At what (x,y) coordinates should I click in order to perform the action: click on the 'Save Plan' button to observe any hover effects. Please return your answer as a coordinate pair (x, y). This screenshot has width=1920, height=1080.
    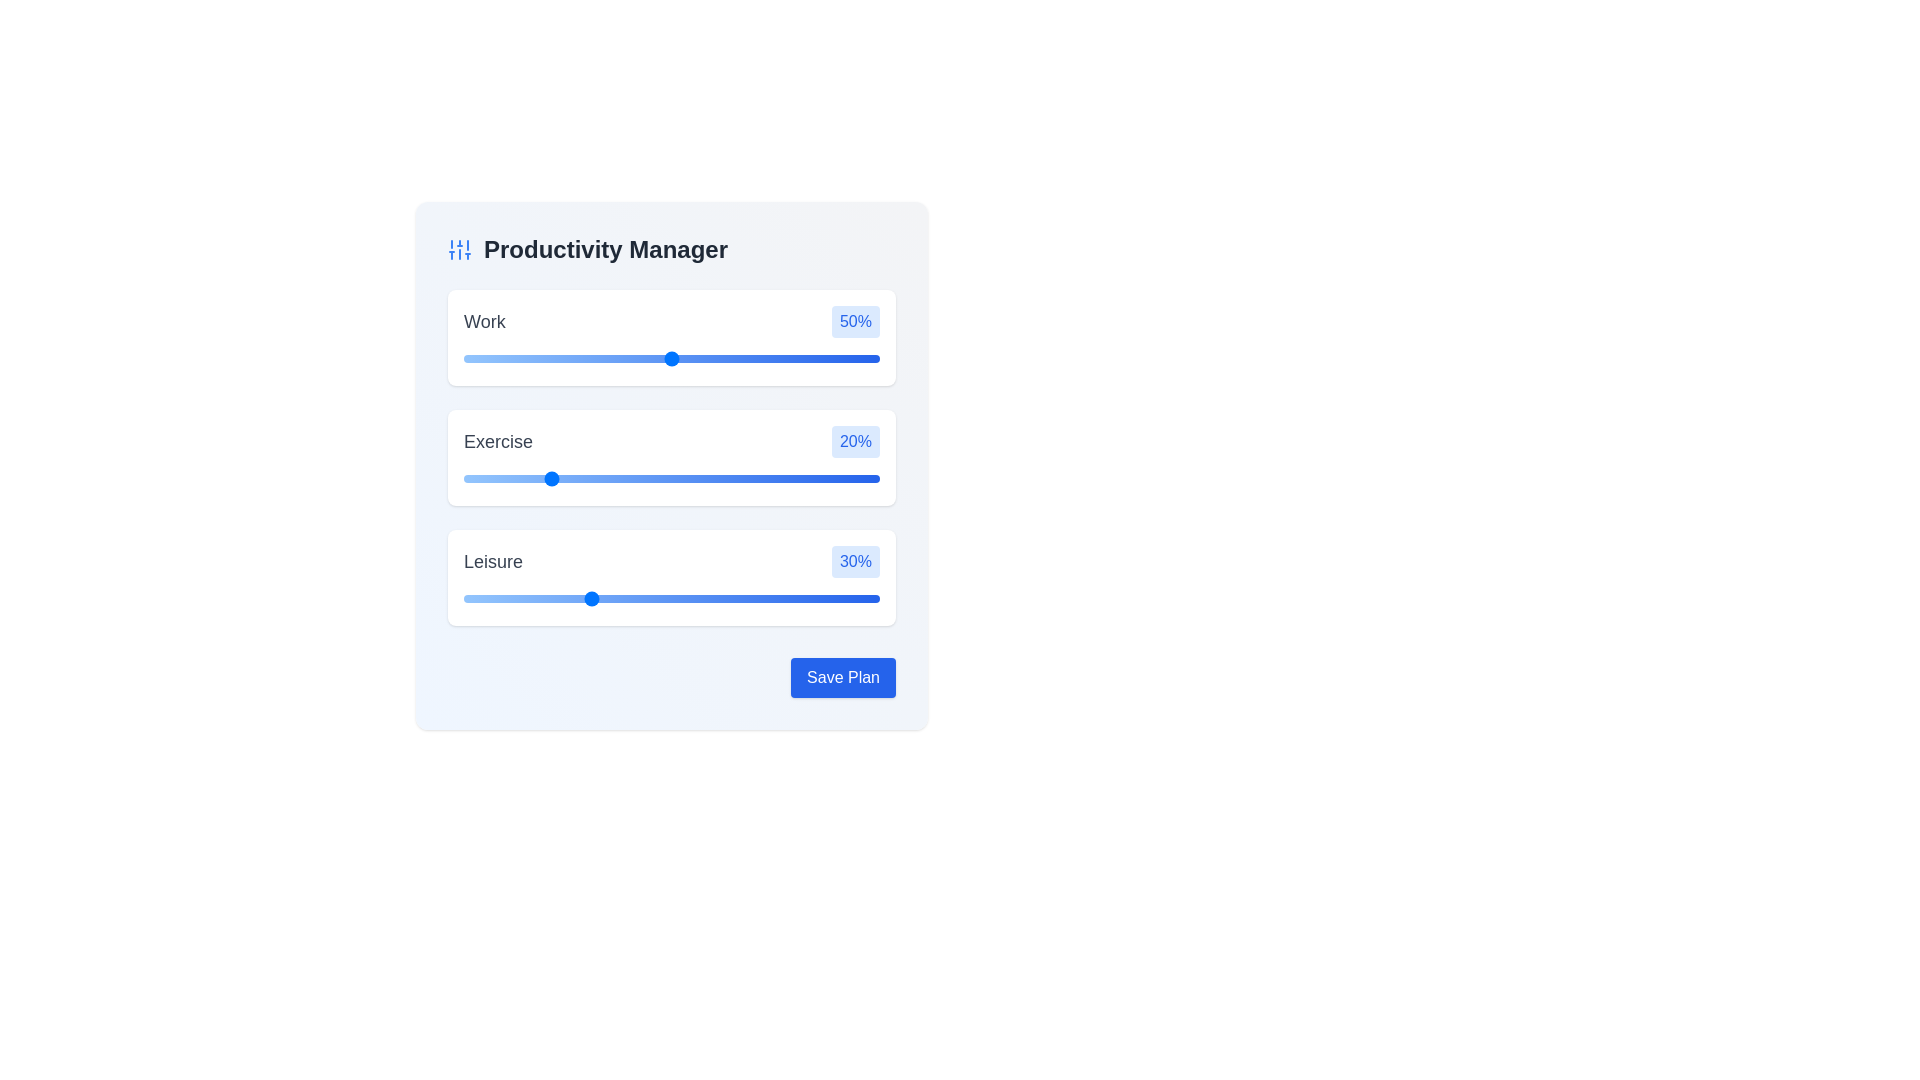
    Looking at the image, I should click on (843, 677).